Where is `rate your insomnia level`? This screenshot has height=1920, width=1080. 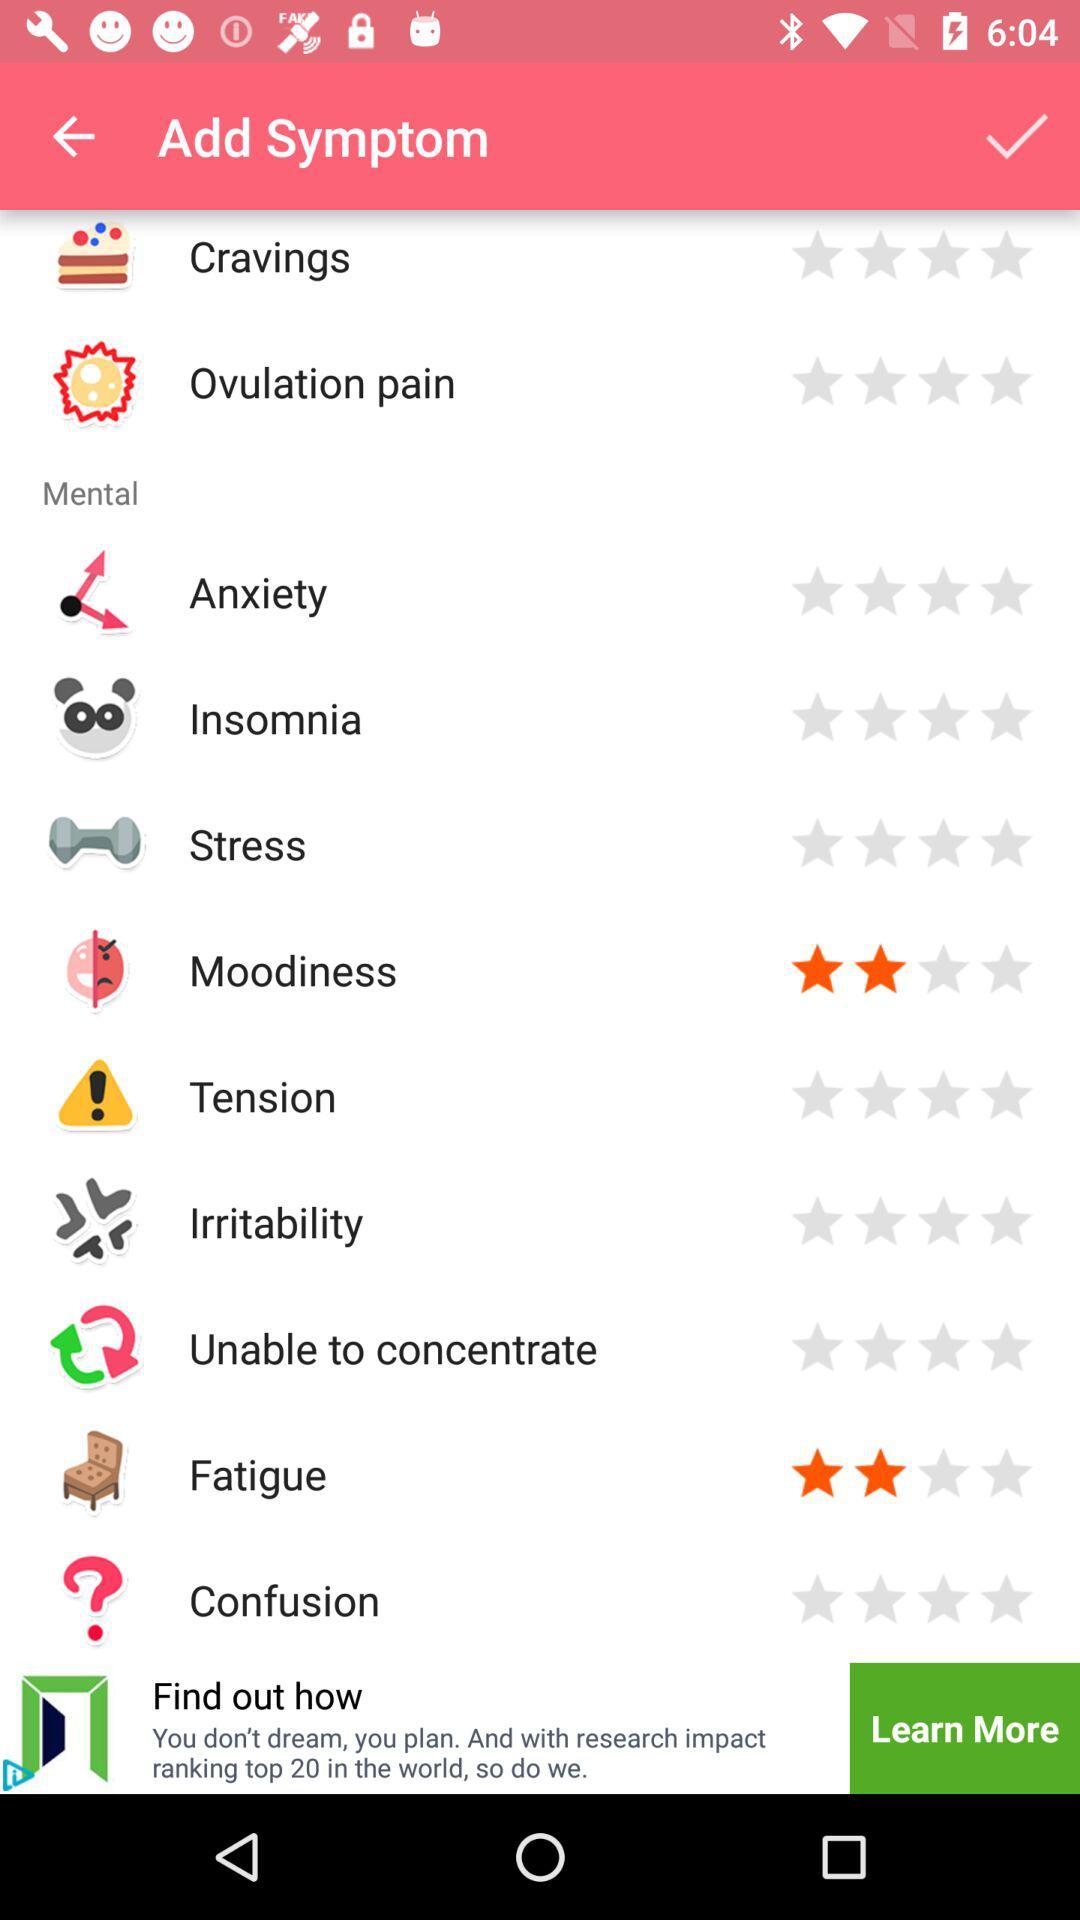
rate your insomnia level is located at coordinates (943, 717).